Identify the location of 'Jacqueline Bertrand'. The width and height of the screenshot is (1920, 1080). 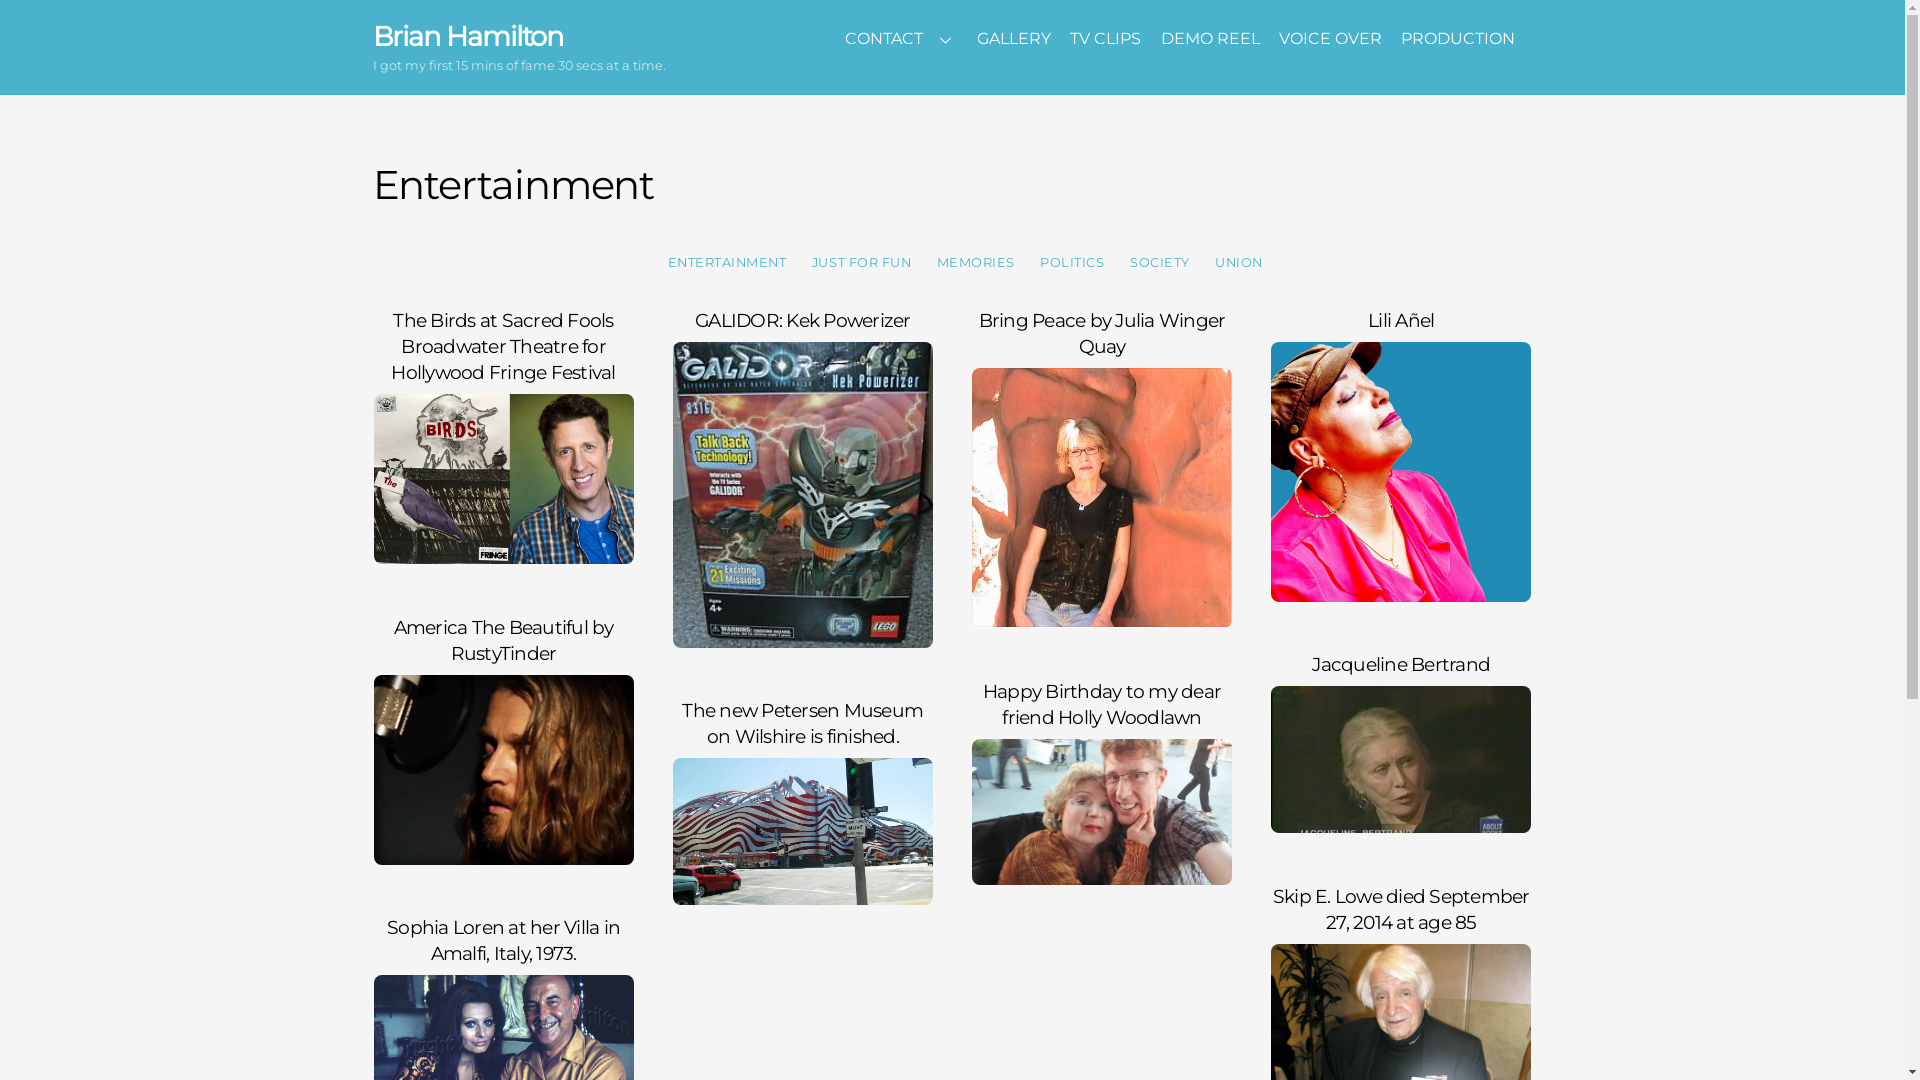
(1400, 759).